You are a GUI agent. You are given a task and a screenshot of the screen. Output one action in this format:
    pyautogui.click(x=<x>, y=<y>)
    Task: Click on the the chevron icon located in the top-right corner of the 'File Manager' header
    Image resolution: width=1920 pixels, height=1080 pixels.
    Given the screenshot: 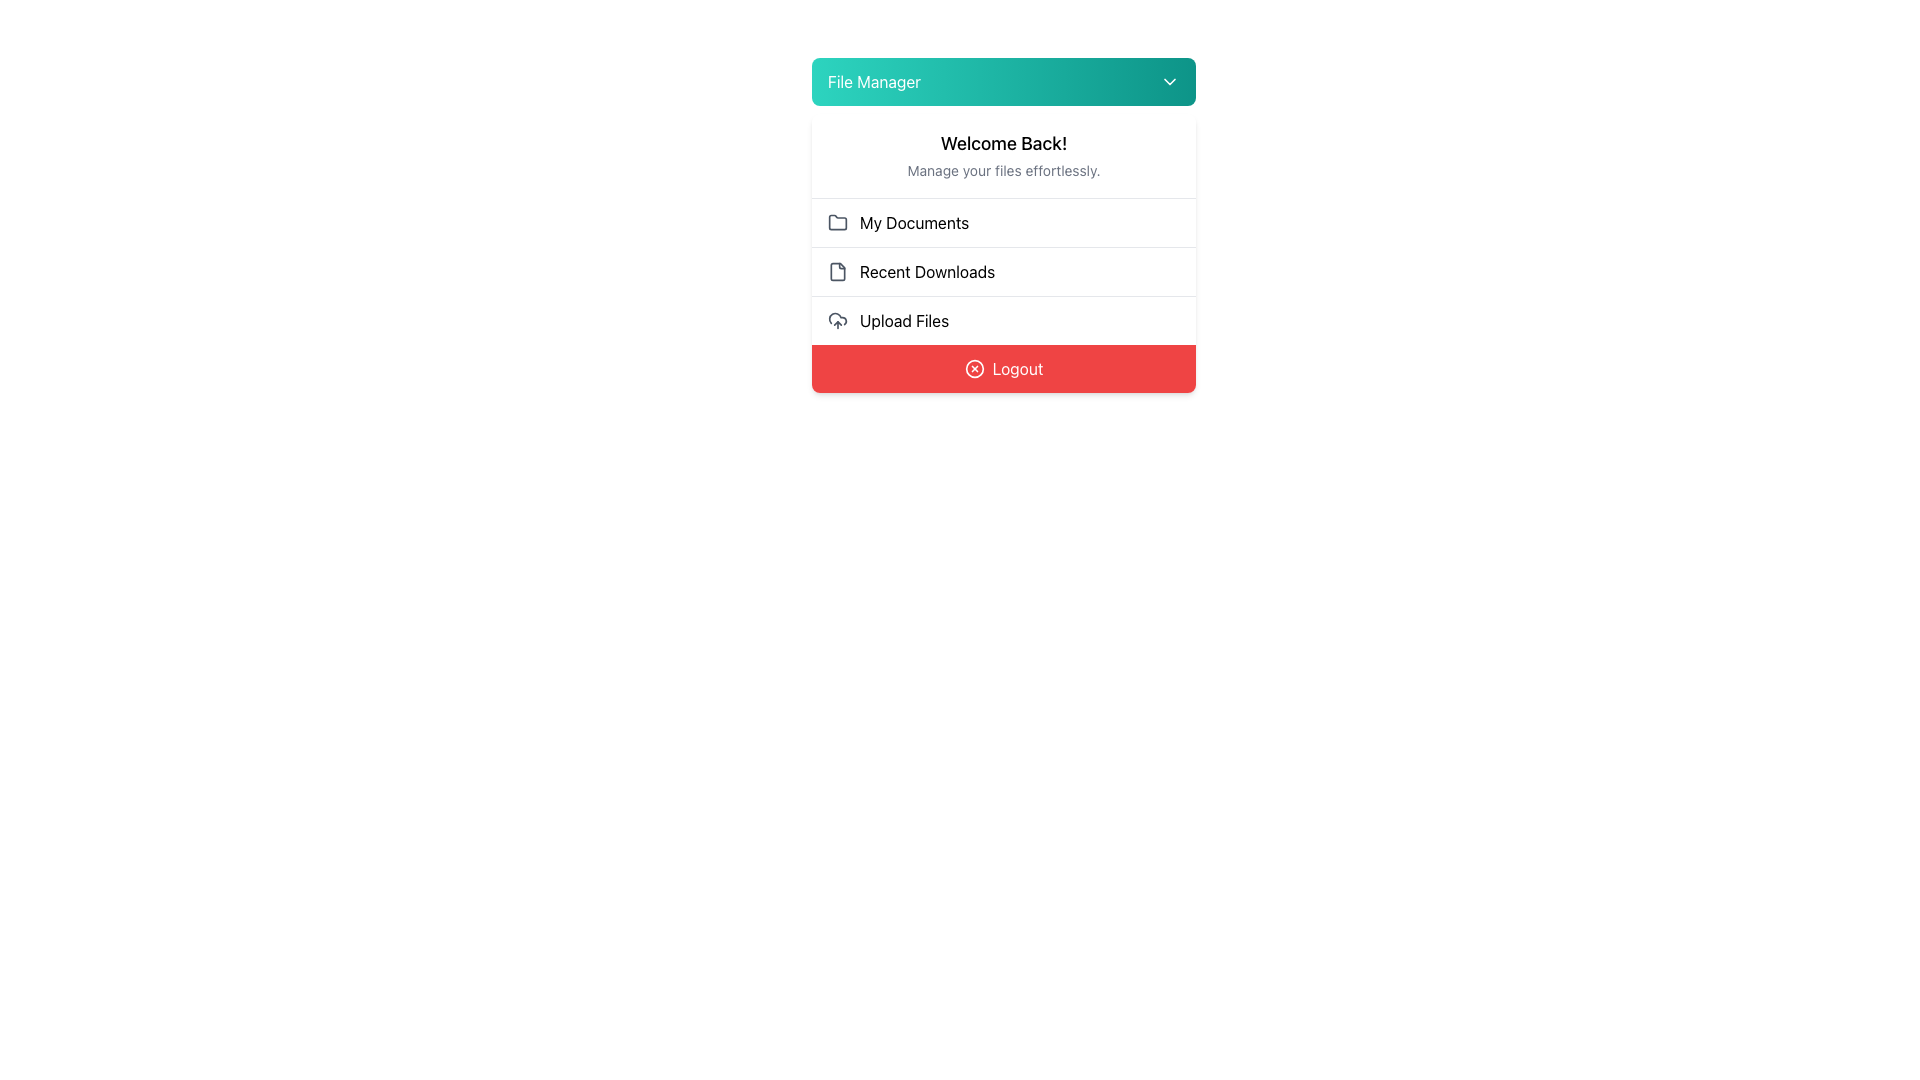 What is the action you would take?
    pyautogui.click(x=1170, y=80)
    